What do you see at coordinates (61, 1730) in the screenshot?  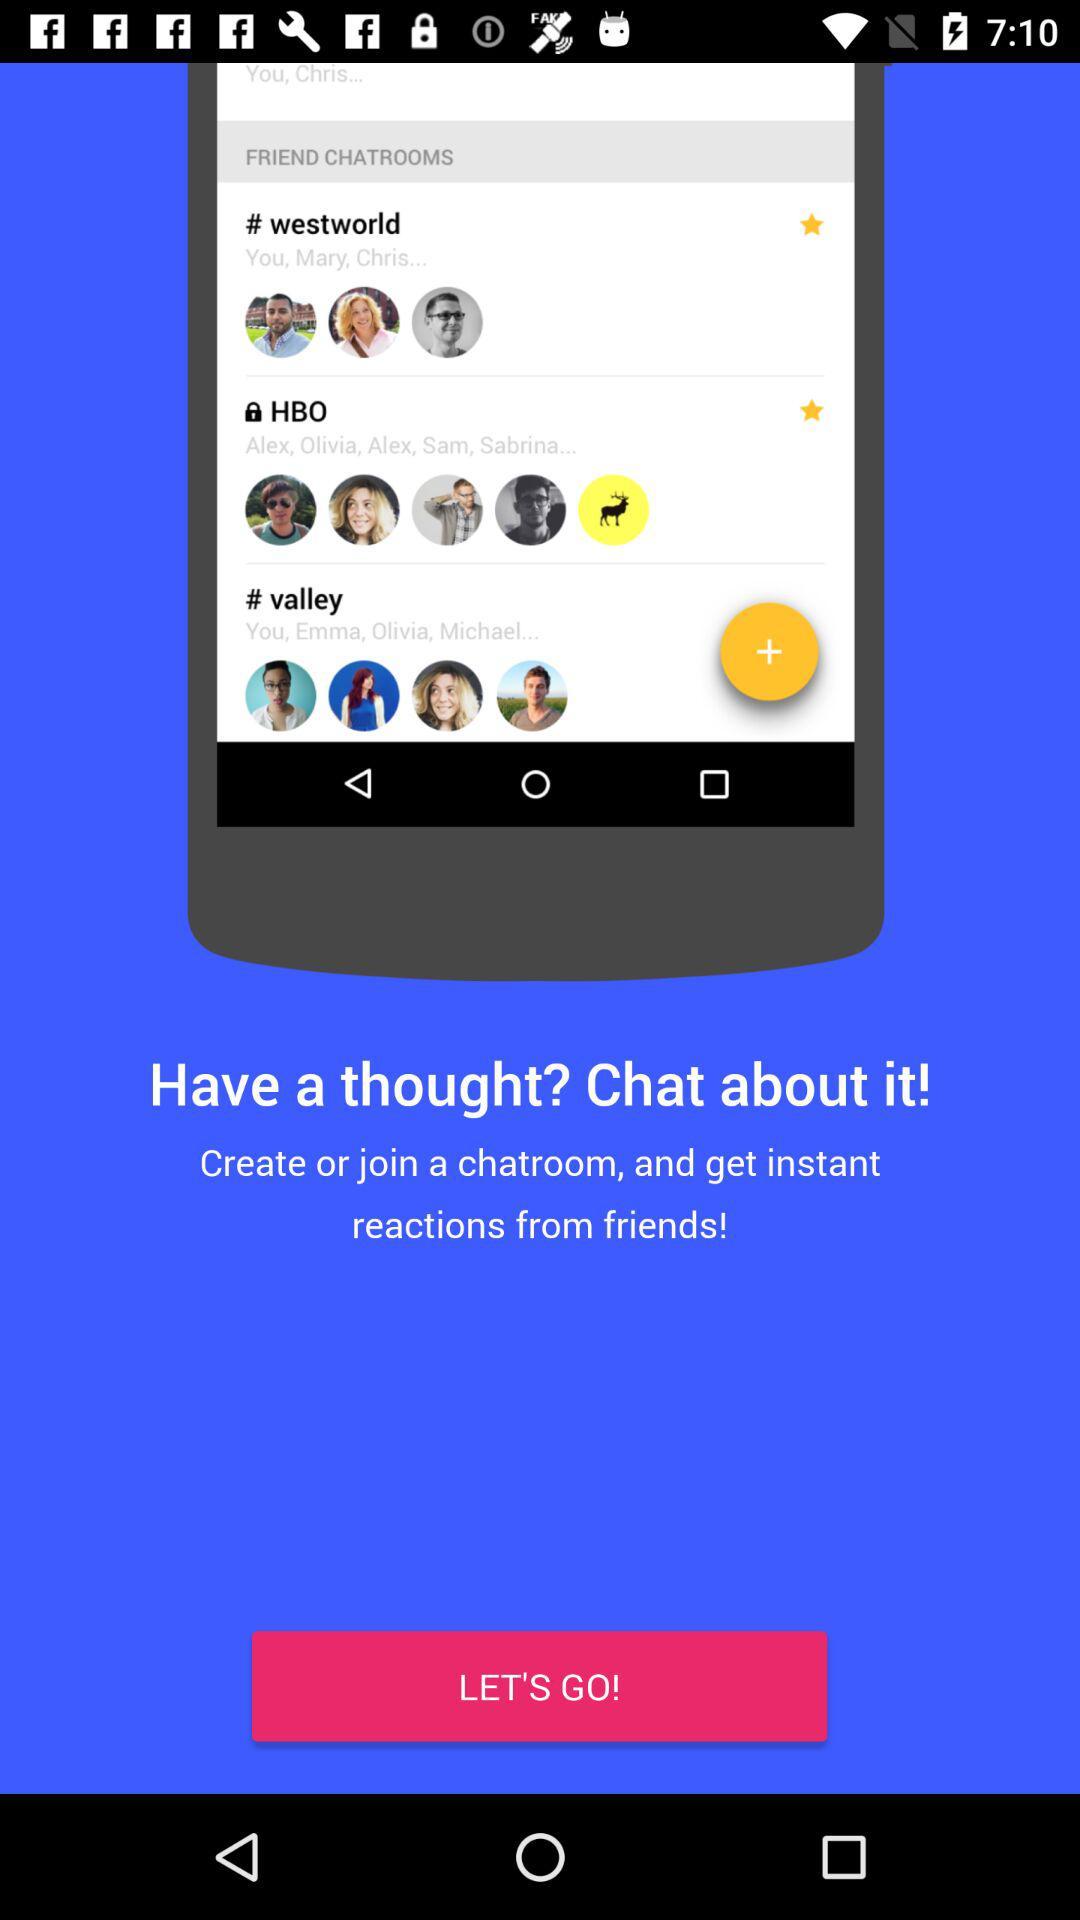 I see `the icon below the create or join item` at bounding box center [61, 1730].